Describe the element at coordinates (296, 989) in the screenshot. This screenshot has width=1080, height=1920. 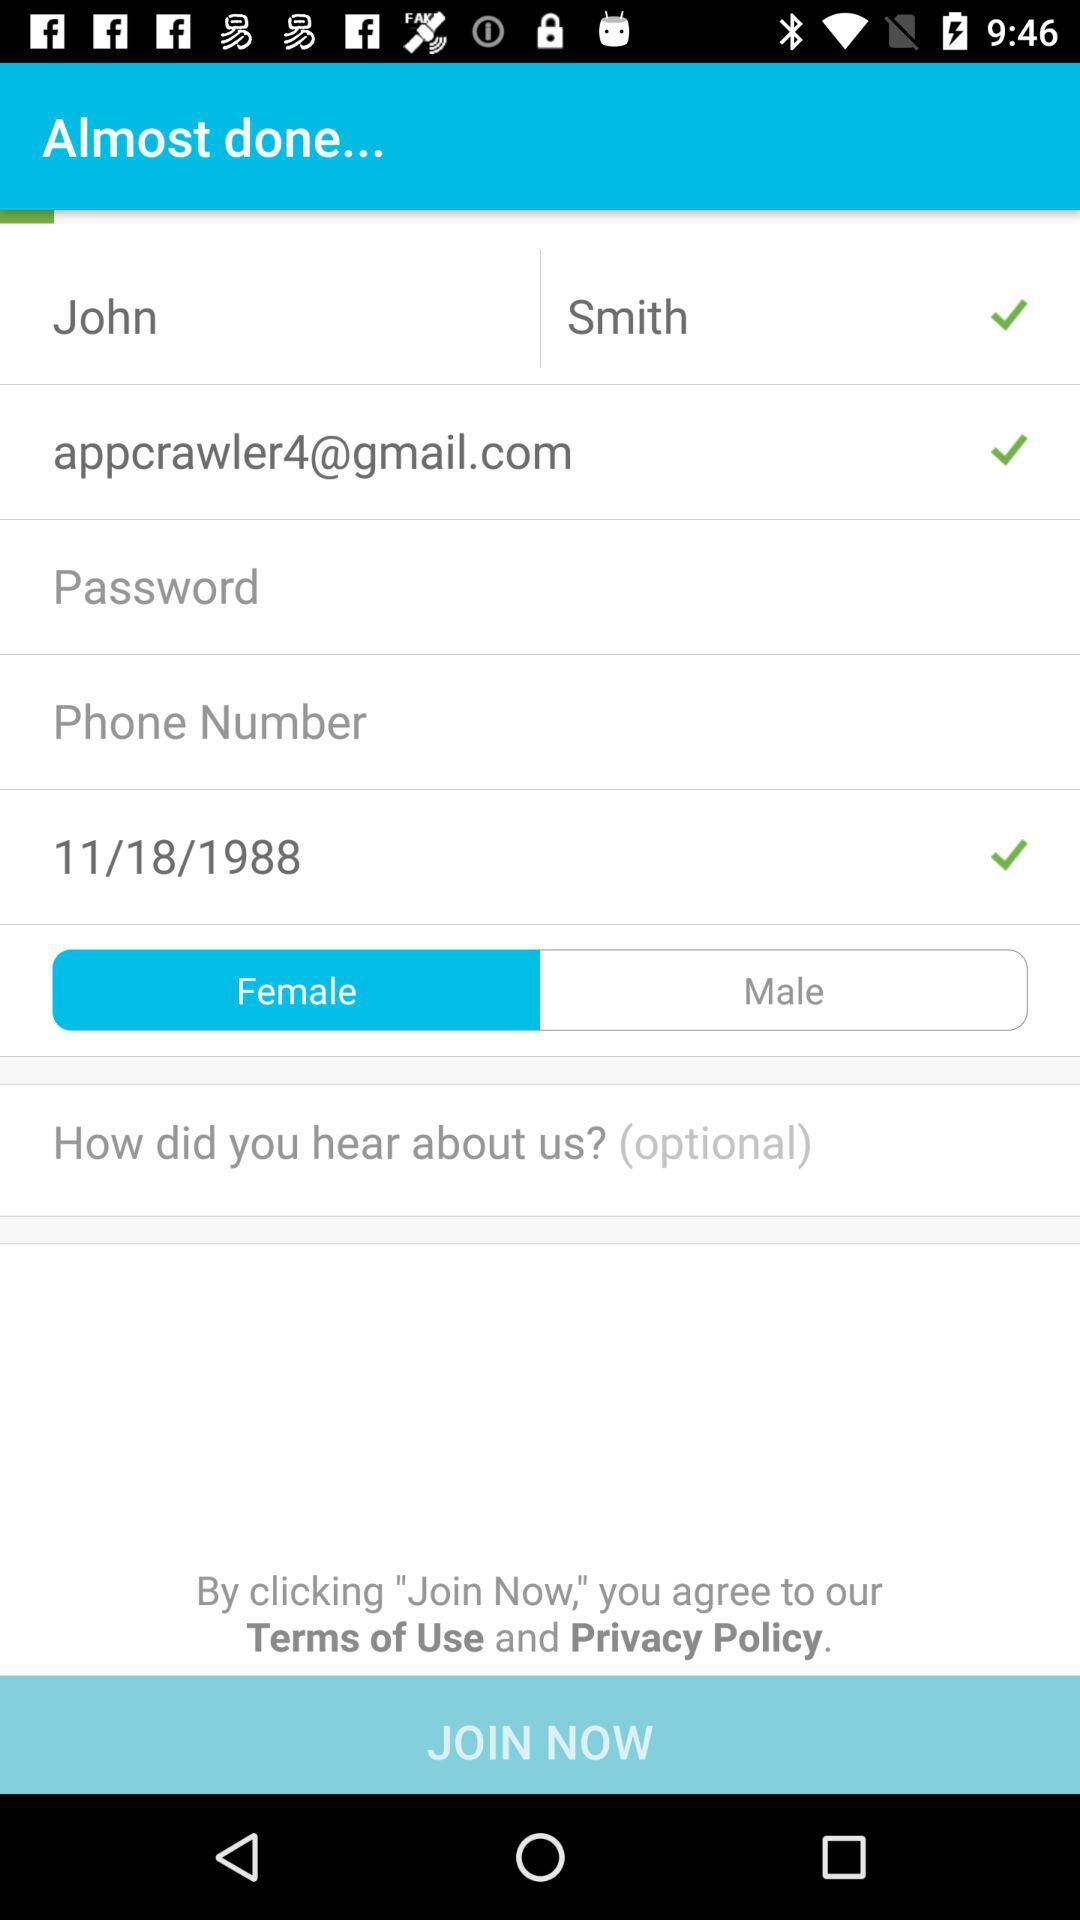
I see `the item to the left of the male icon` at that location.